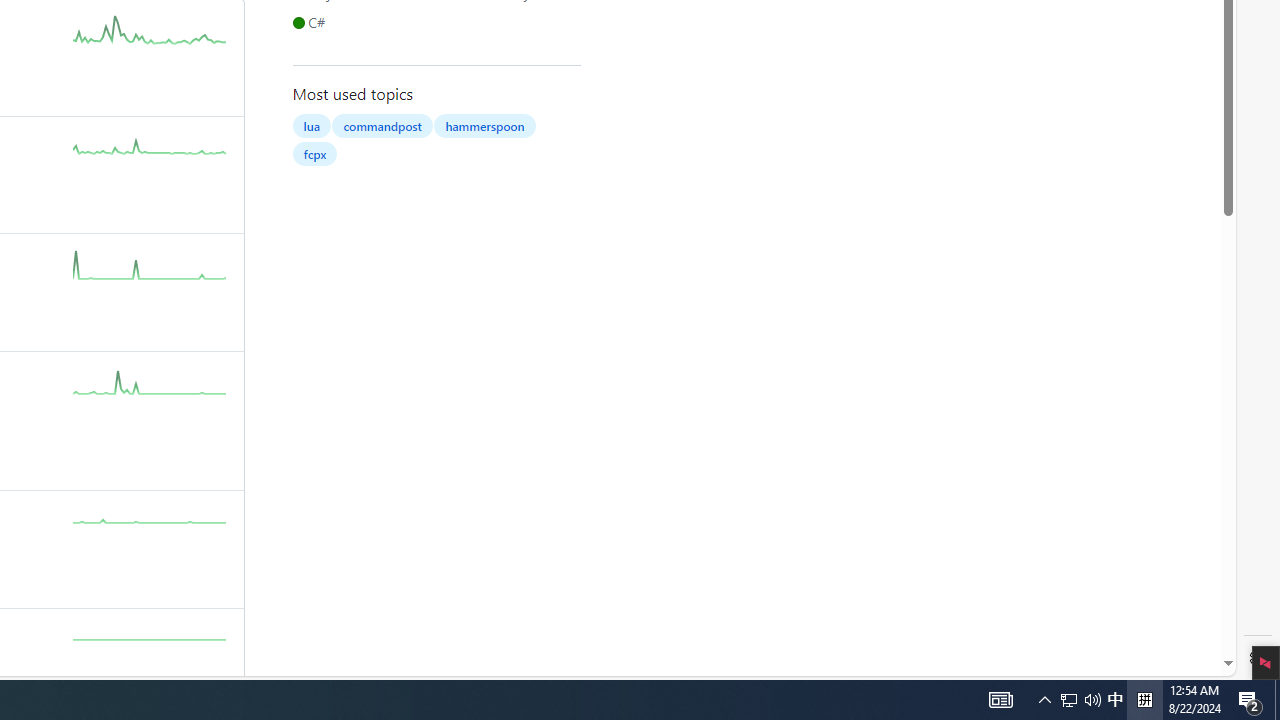 The height and width of the screenshot is (720, 1280). Describe the element at coordinates (311, 22) in the screenshot. I see `'C#'` at that location.